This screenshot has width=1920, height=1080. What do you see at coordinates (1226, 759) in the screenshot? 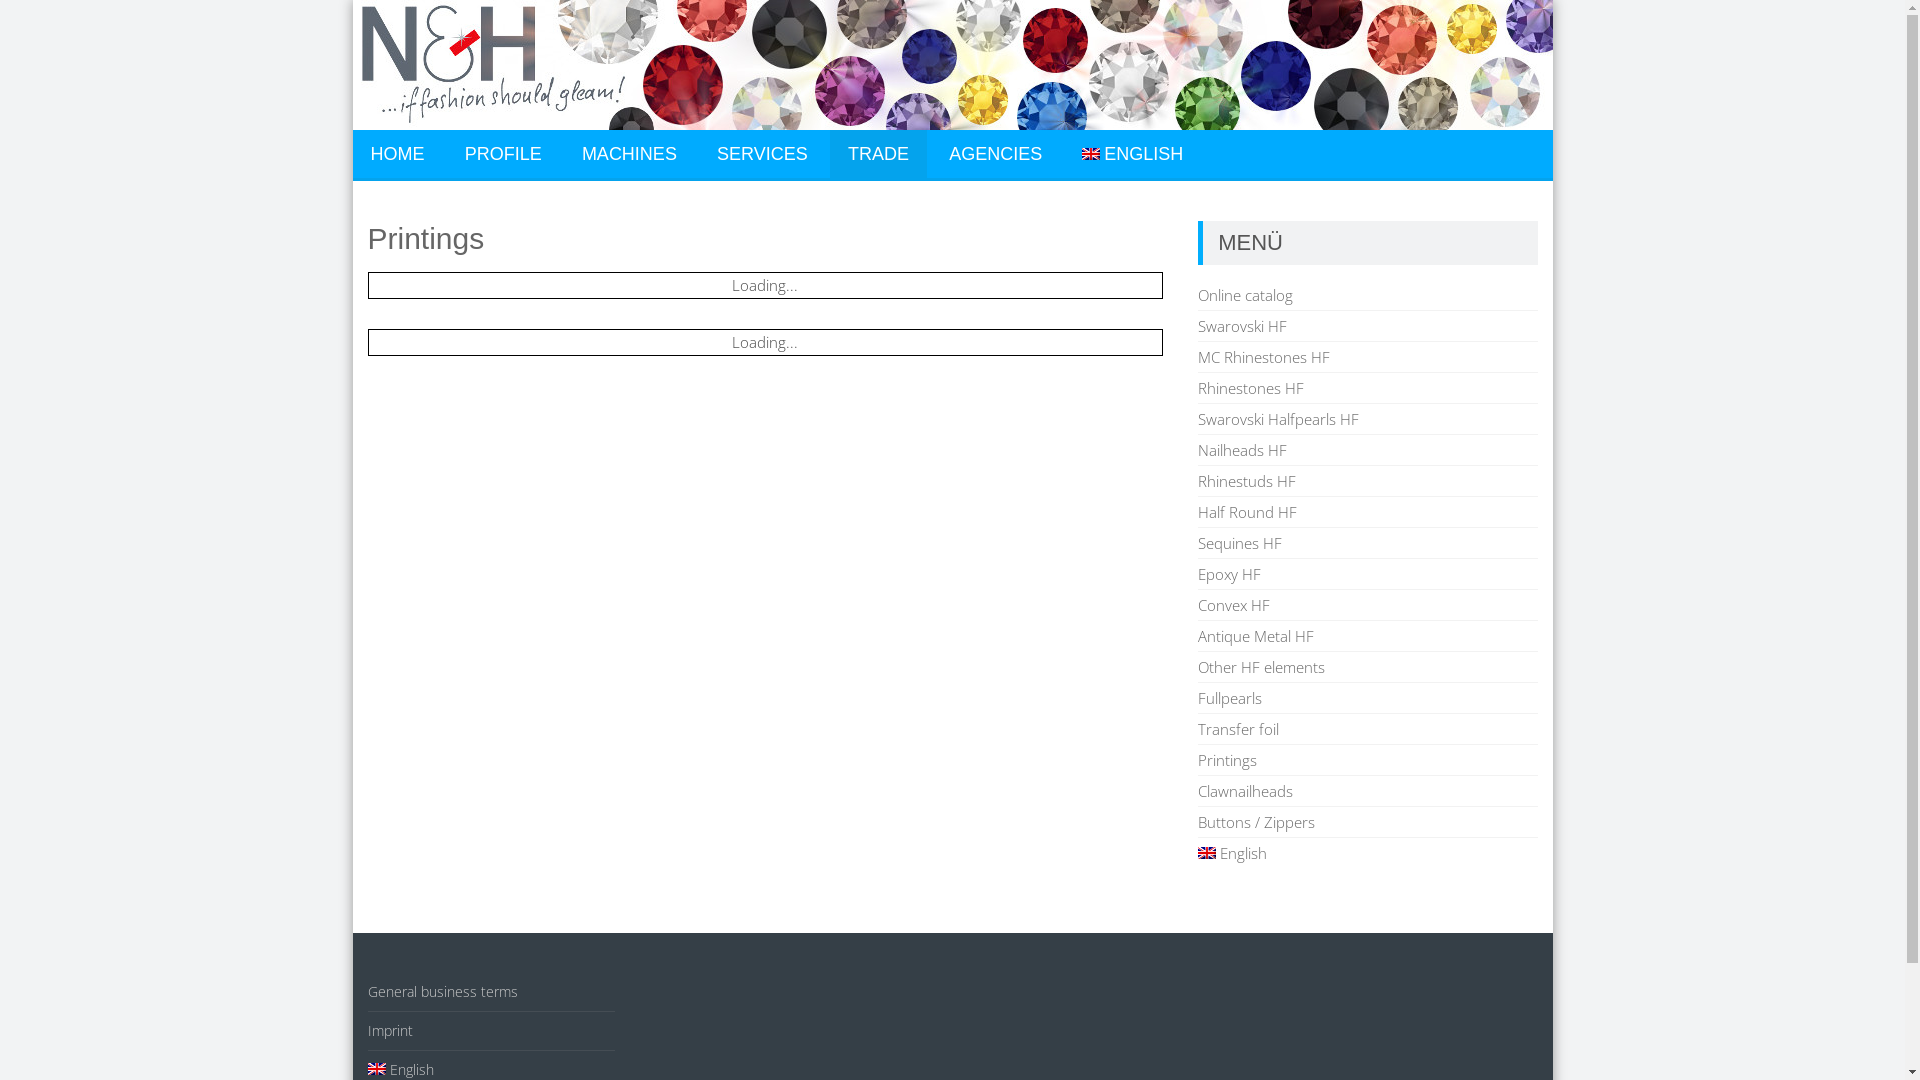
I see `'Printings'` at bounding box center [1226, 759].